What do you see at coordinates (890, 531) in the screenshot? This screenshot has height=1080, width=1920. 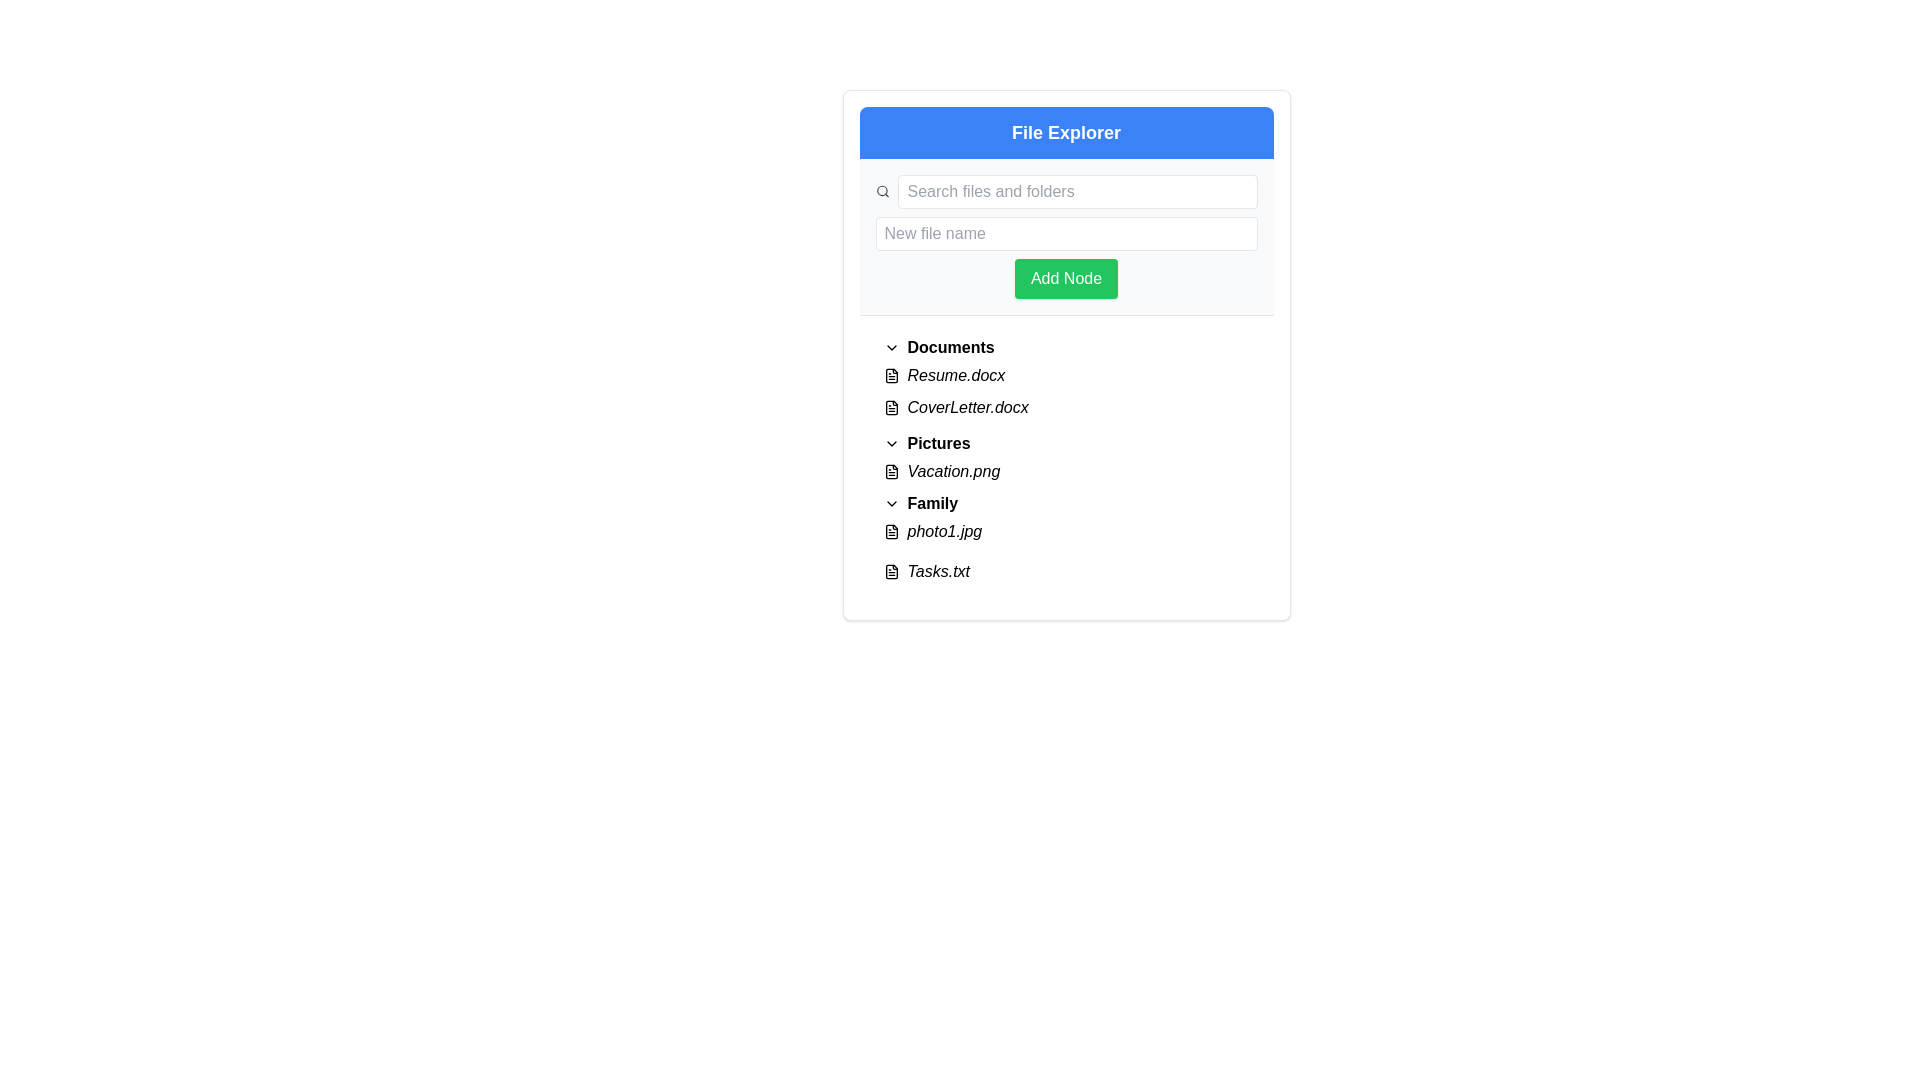 I see `the text file icon located to the left of the filename 'photo1.jpg' in the file explorer` at bounding box center [890, 531].